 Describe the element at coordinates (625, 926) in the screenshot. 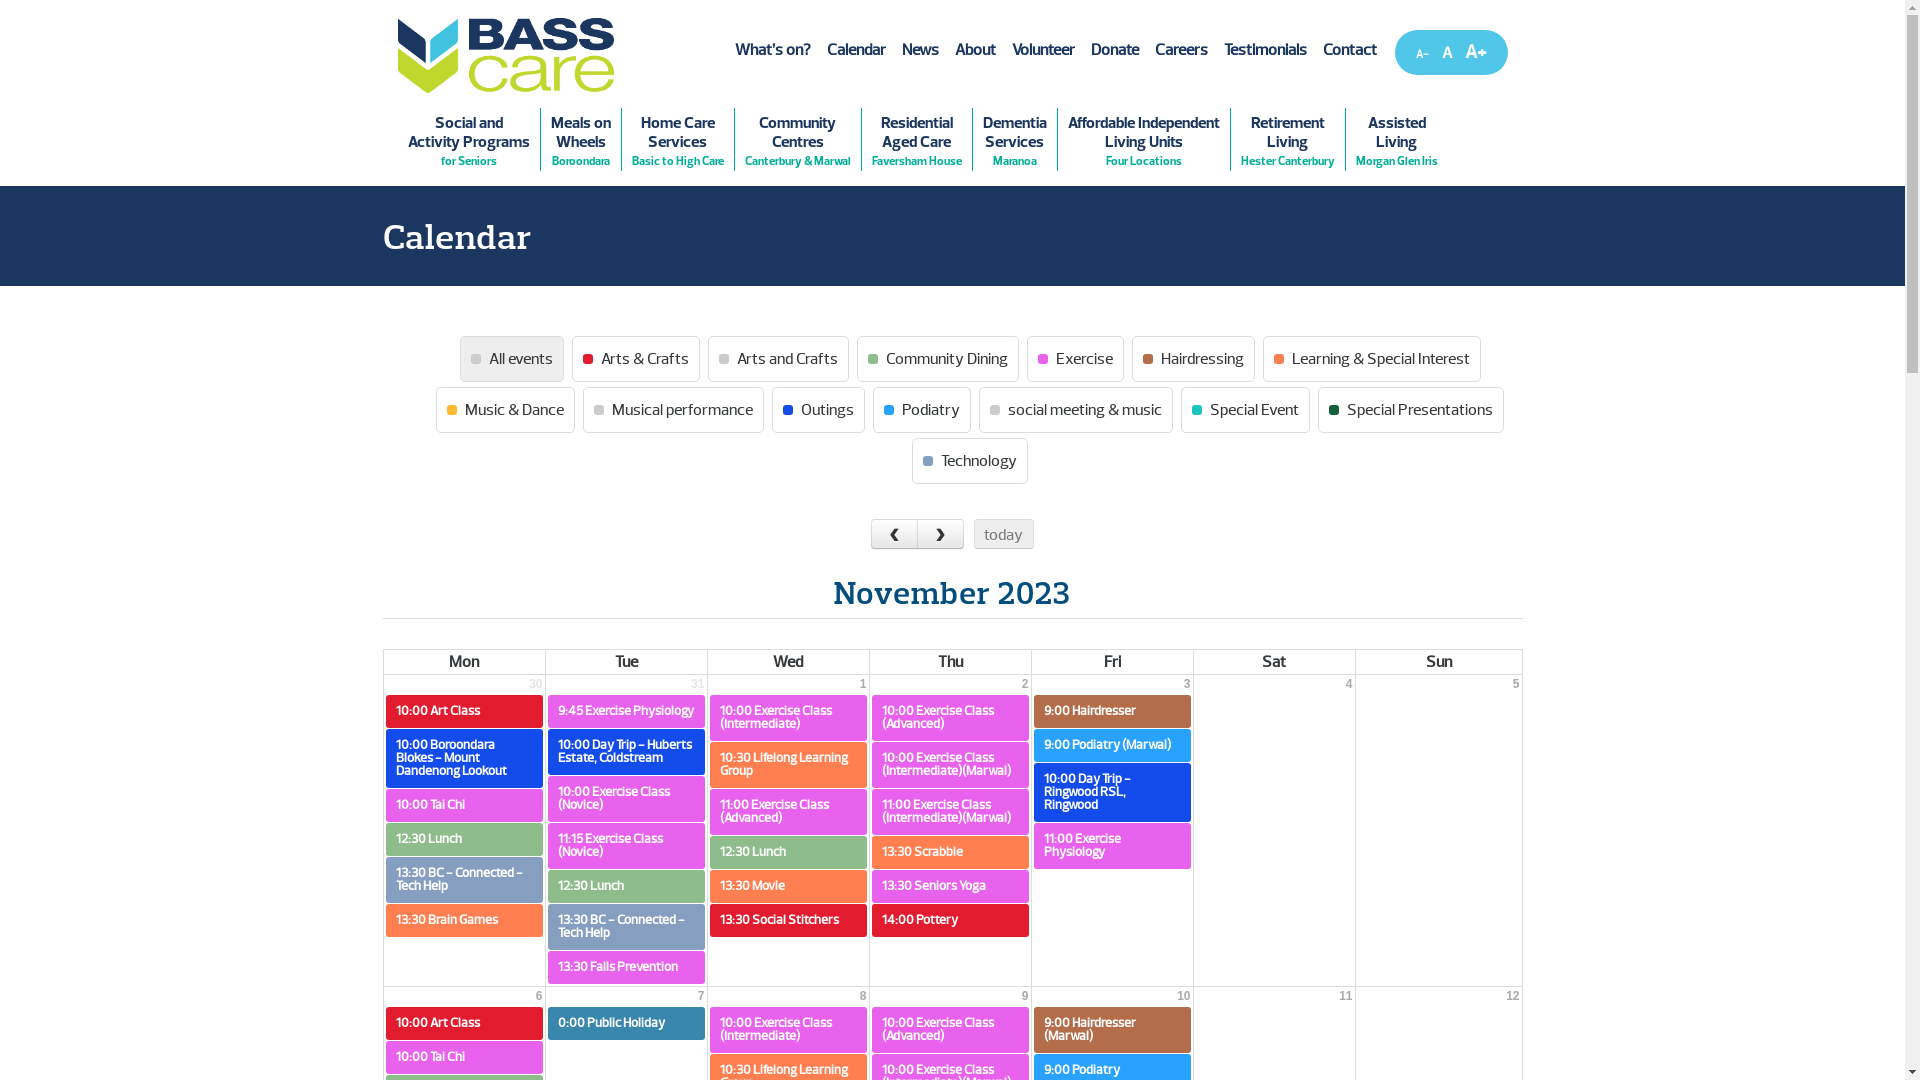

I see `'13:30 BC - Connected - Tech Help` at that location.